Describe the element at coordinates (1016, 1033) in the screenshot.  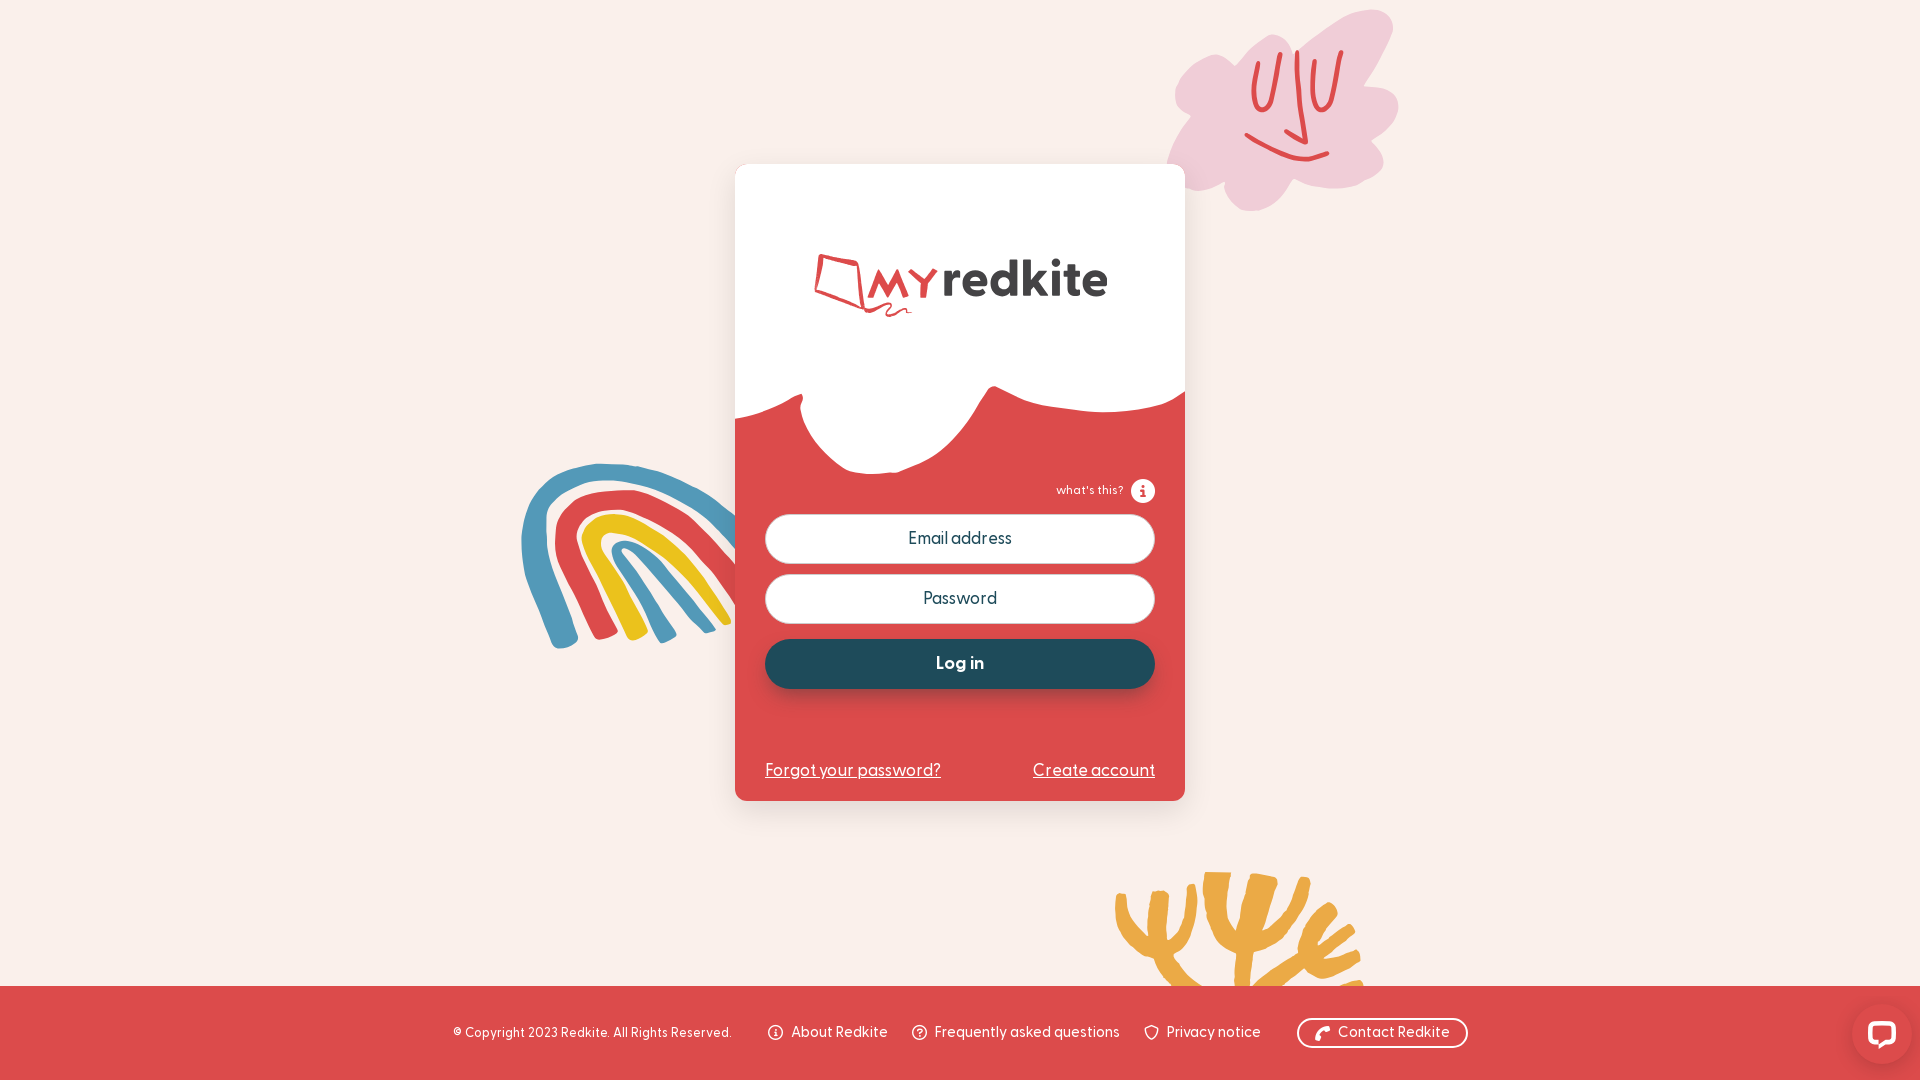
I see `'Frequently asked questions'` at that location.